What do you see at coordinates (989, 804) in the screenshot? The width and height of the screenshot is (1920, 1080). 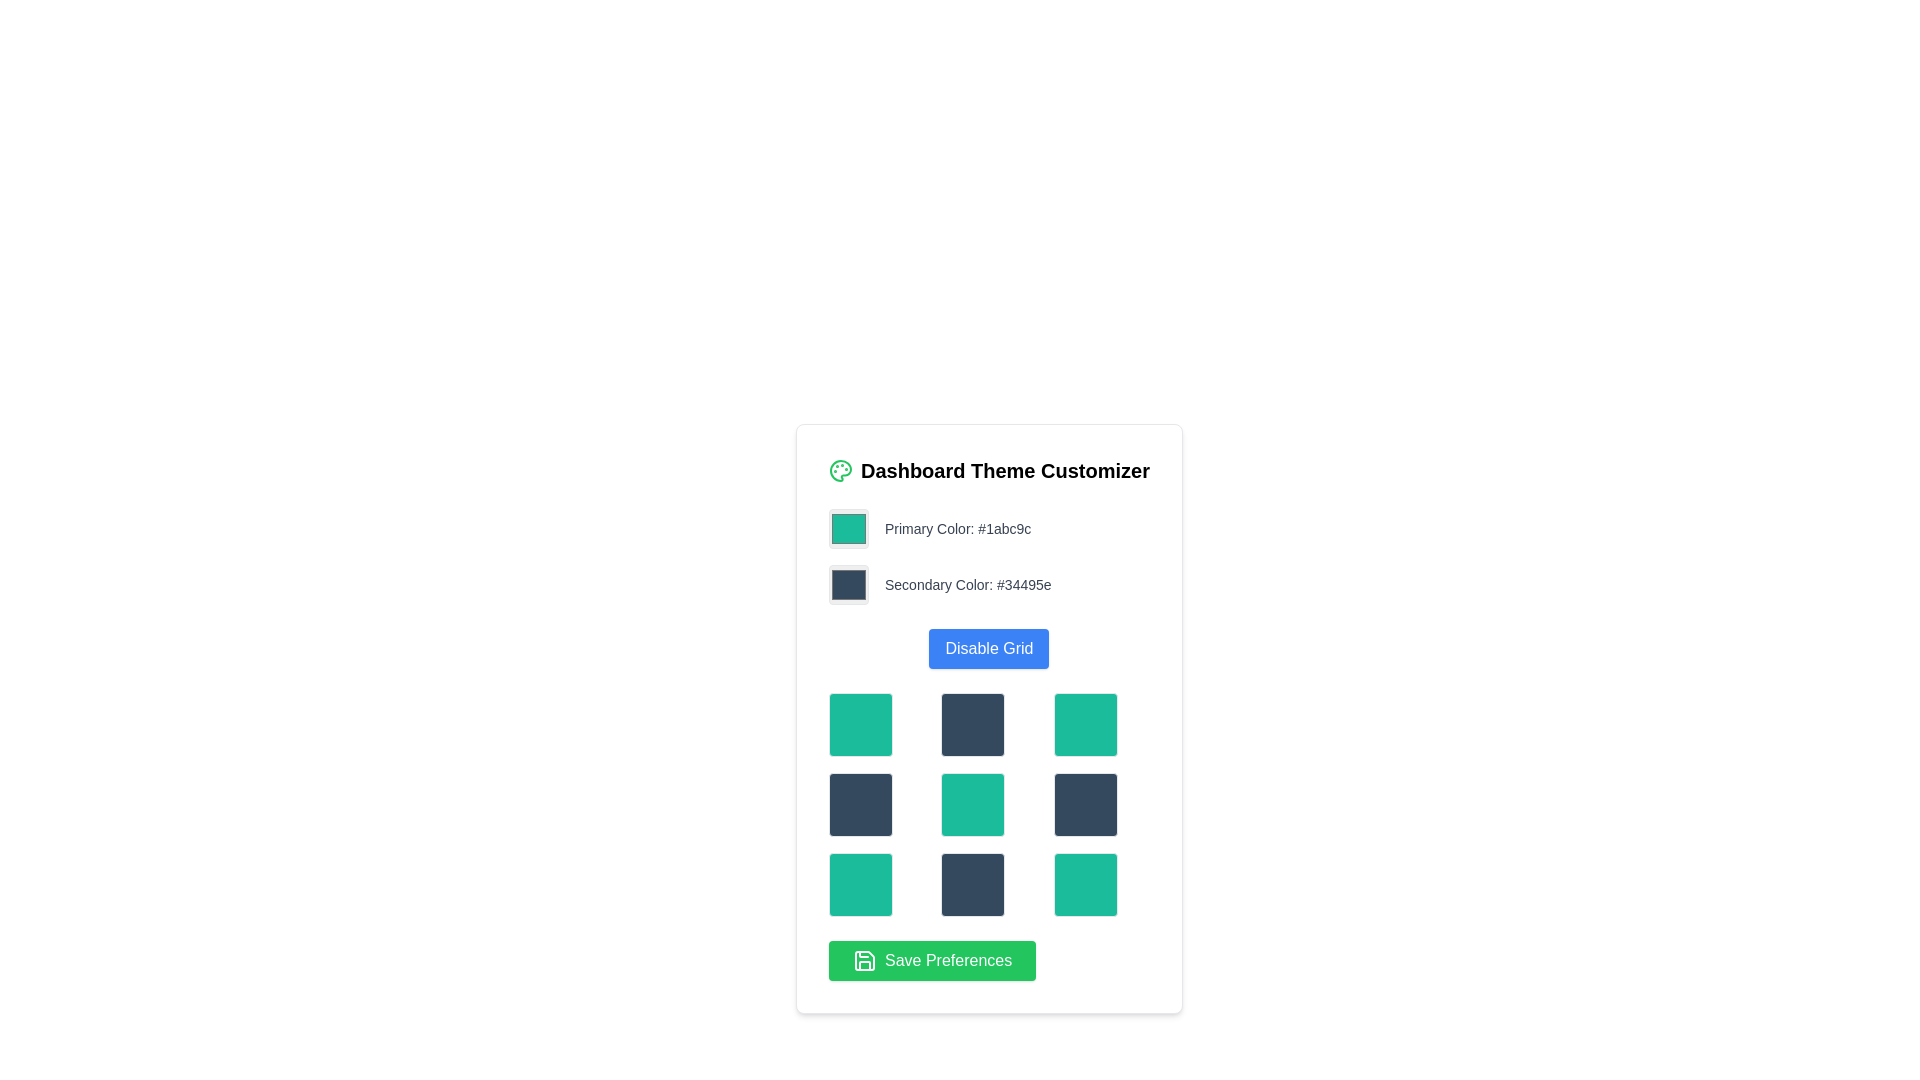 I see `the central Grid block in the Dashboard Theme Customizer, which visually represents a color theme selection and is positioned below the Disable Grid button and above the Save Preferences button` at bounding box center [989, 804].